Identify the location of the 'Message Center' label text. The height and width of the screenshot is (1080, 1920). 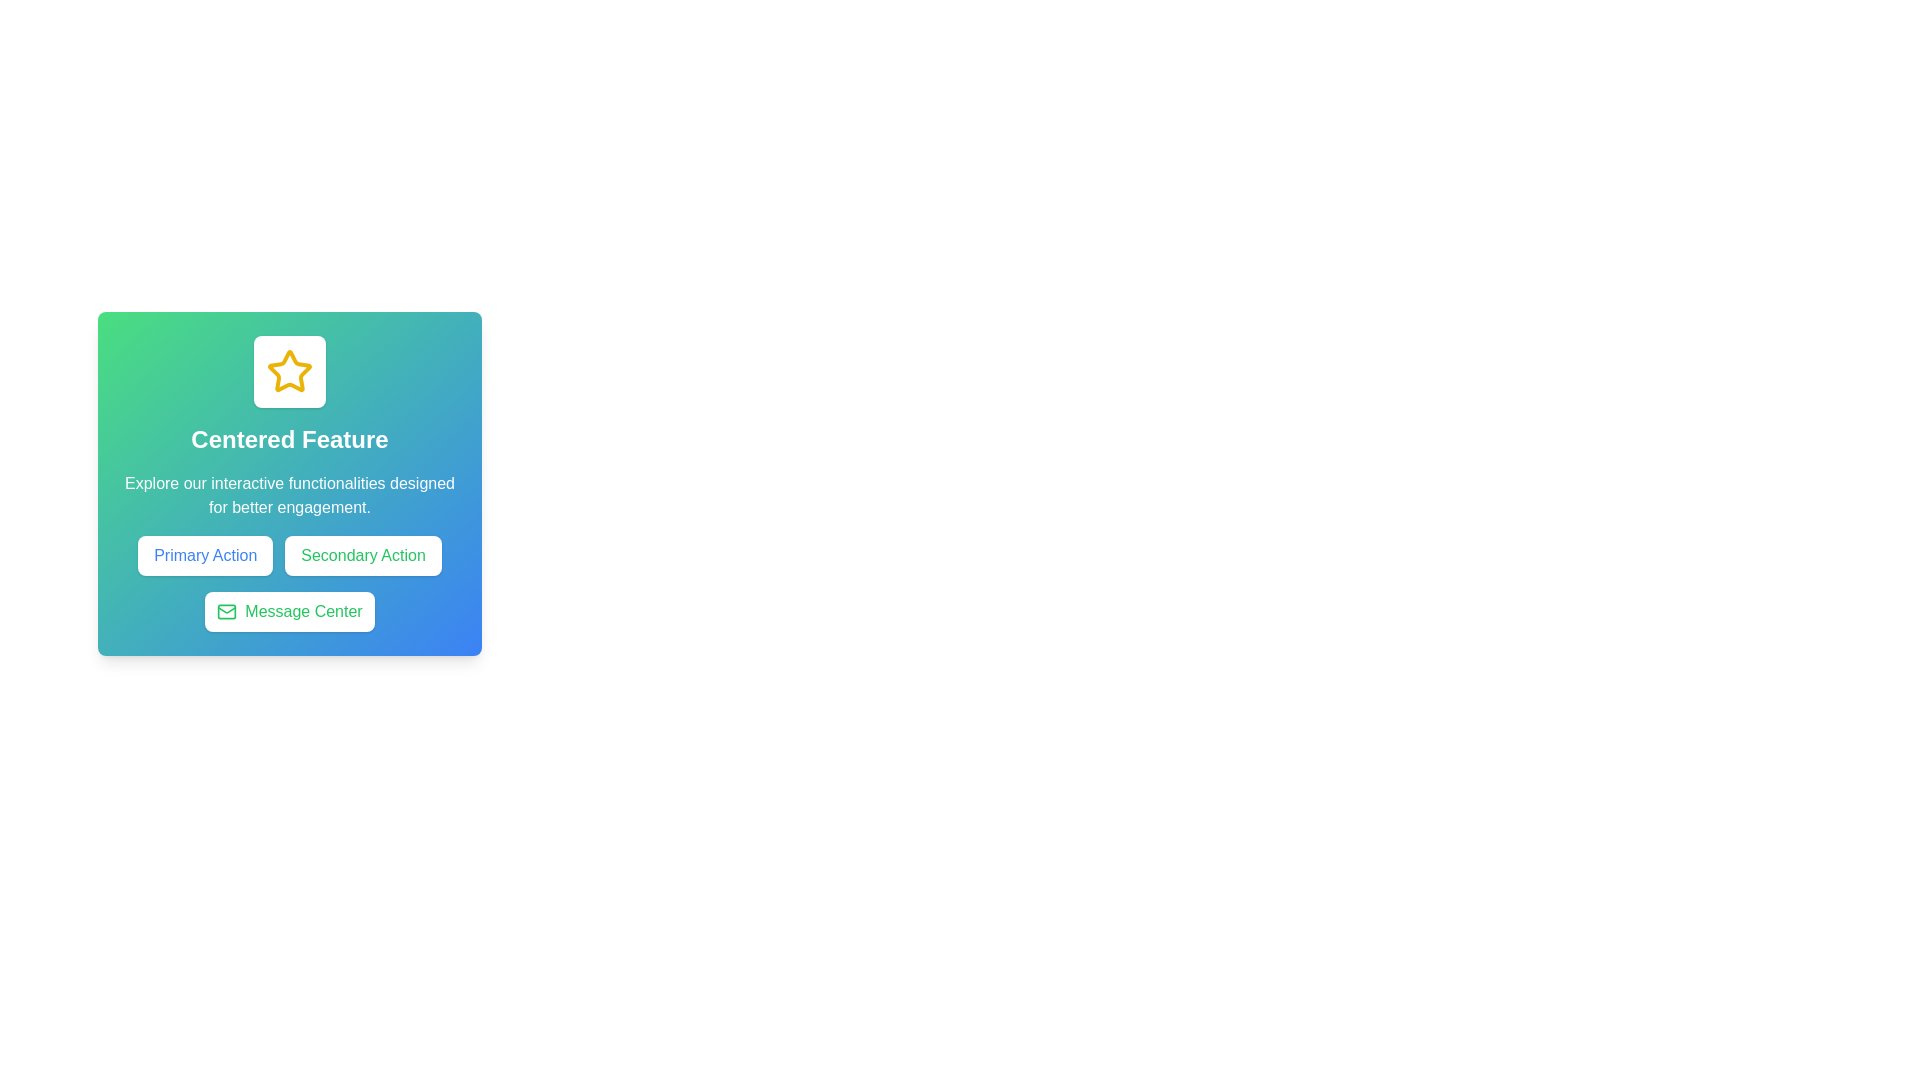
(302, 611).